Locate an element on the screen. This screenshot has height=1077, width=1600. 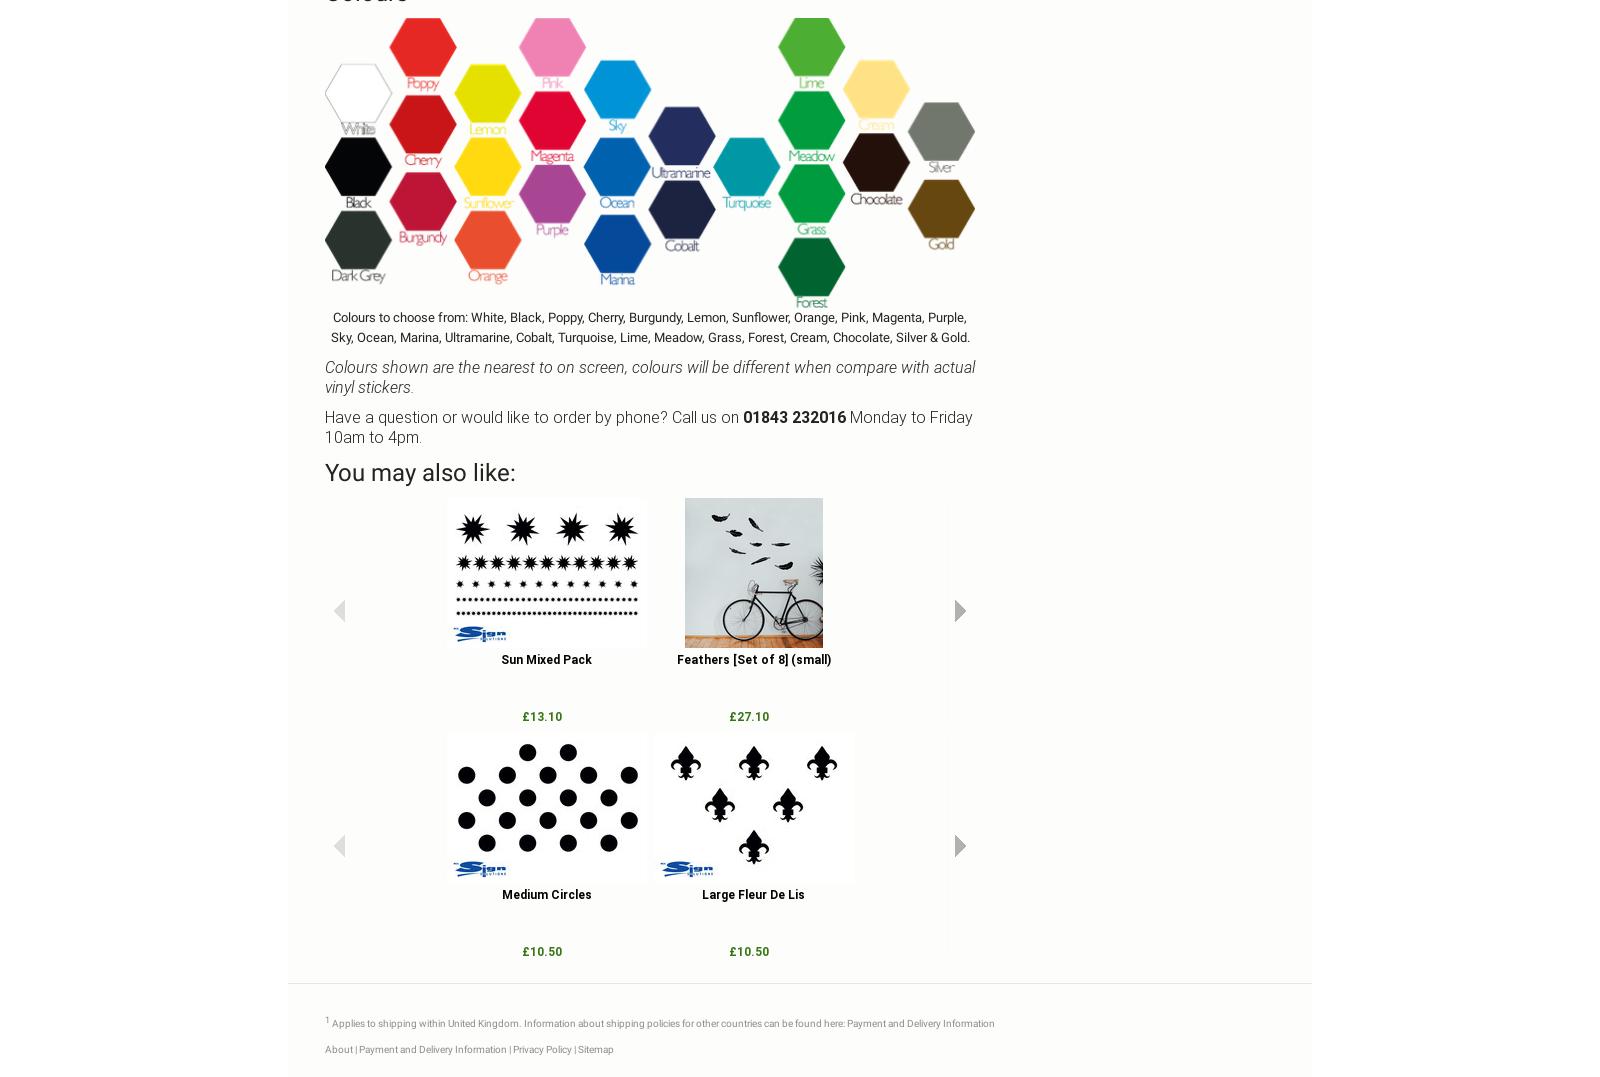
'Colours to choose from: White, Black, Poppy, Cherry, Burgundy, Lemon, Sunflower, Orange, Pink, Magenta, Purple, Sky, Ocean, Marina, Ultramarine, Cobalt, Turquoise, Lime, Meadow, Grass, Forest, Cream, Chocolate, Silver & Gold.' is located at coordinates (649, 326).